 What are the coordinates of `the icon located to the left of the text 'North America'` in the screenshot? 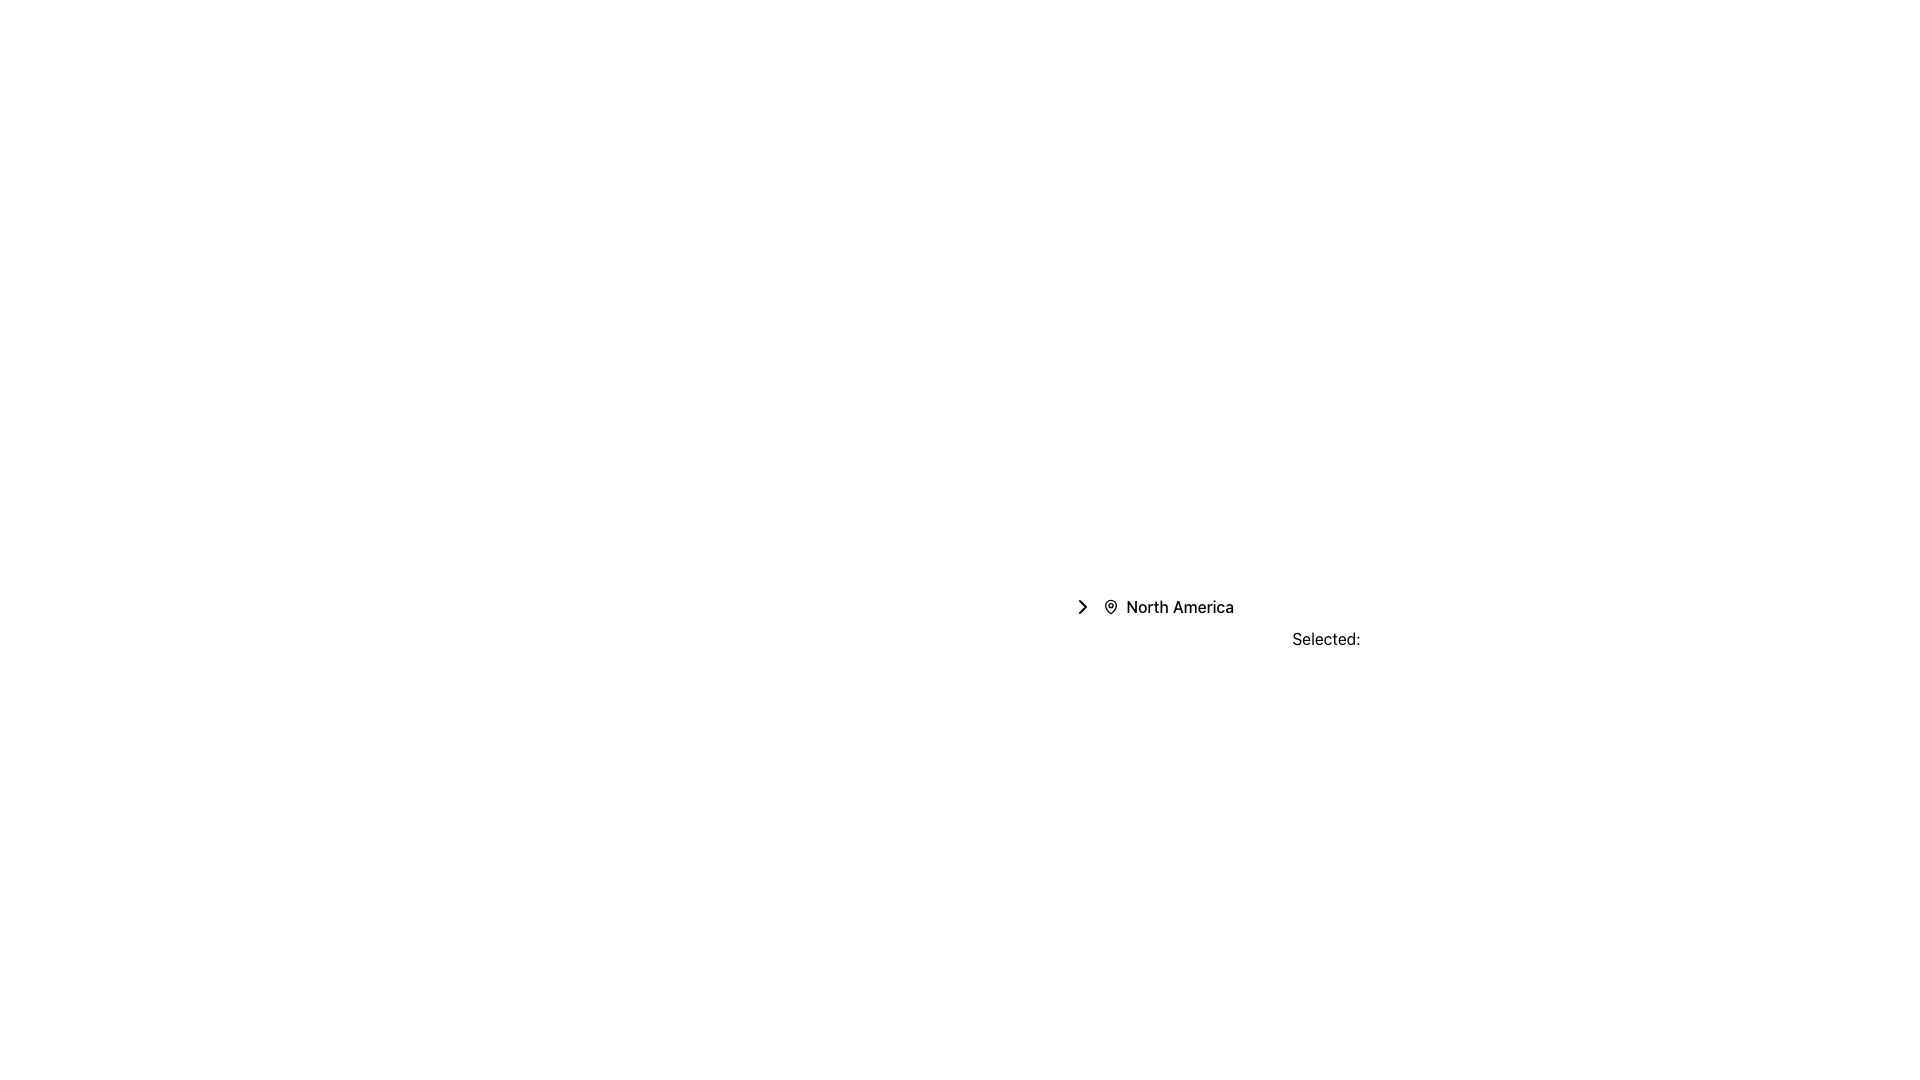 It's located at (1109, 605).